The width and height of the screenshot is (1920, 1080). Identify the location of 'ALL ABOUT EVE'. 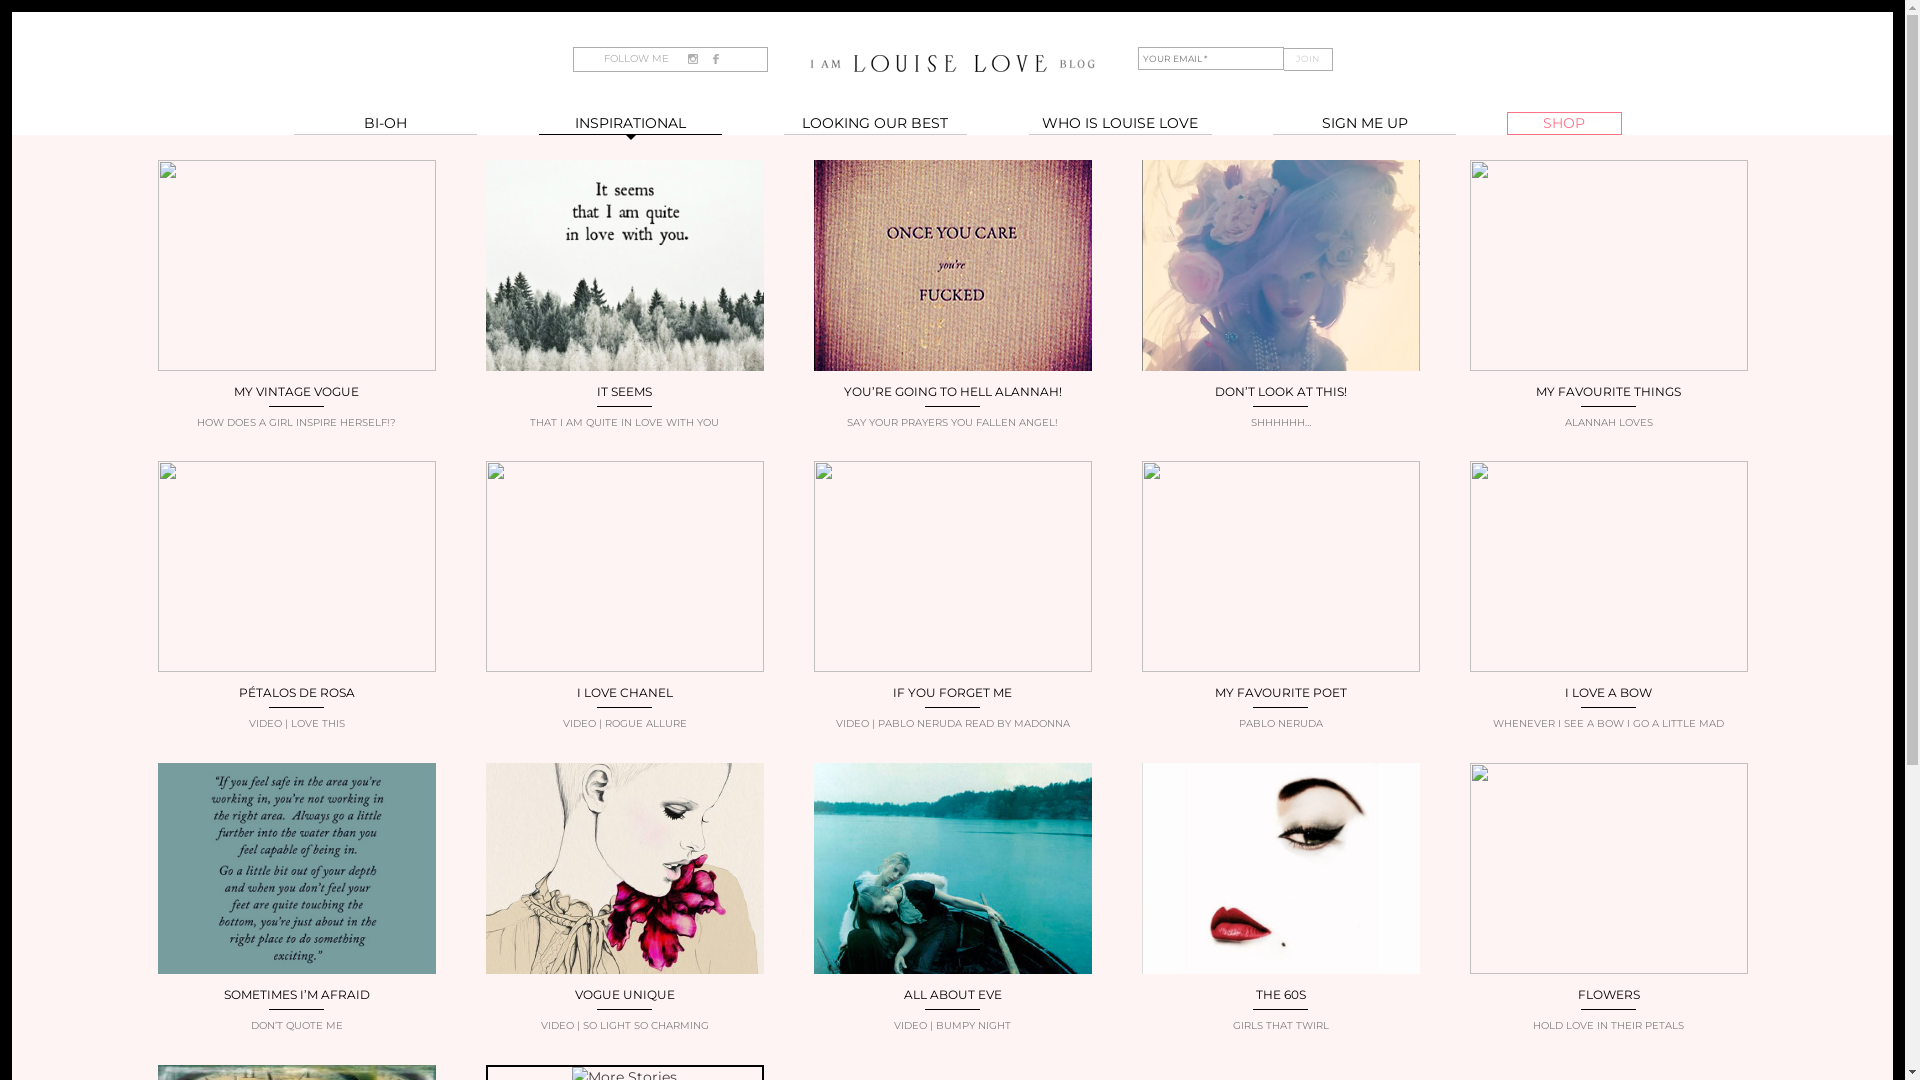
(902, 994).